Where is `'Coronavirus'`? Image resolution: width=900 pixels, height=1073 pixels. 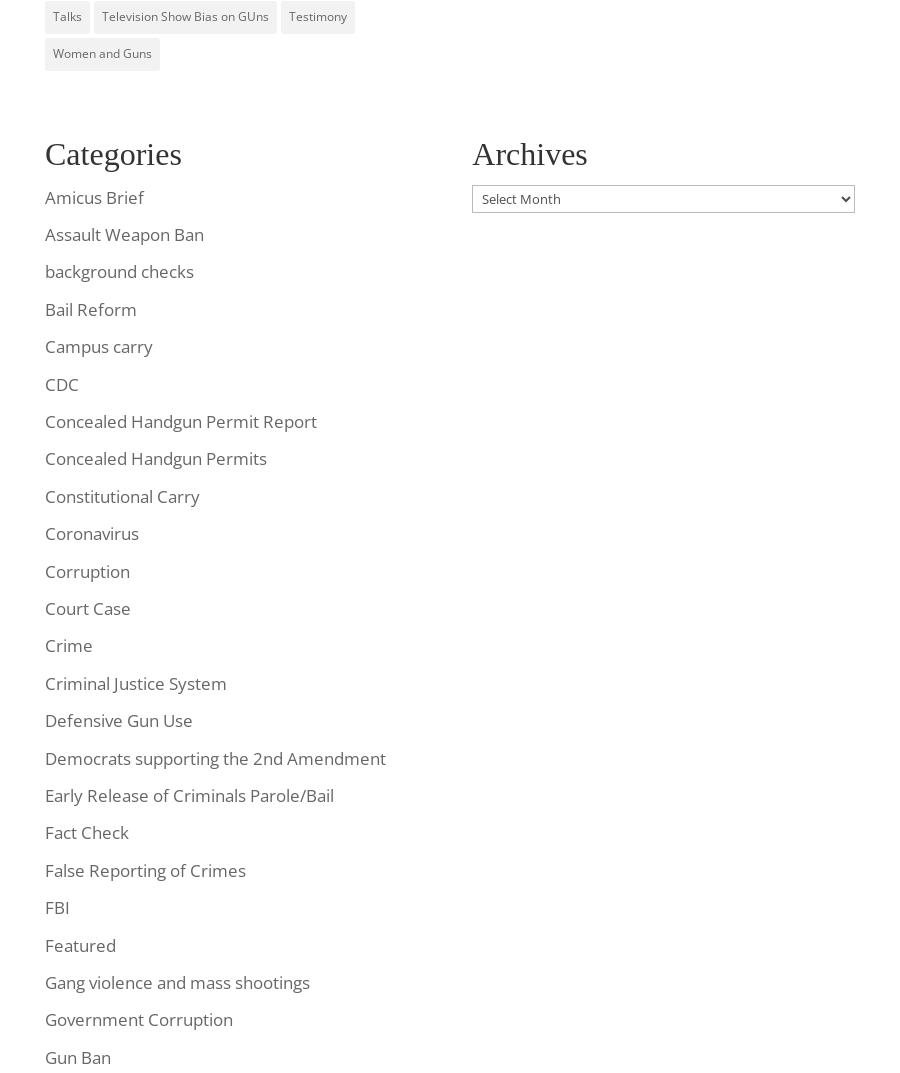
'Coronavirus' is located at coordinates (90, 532).